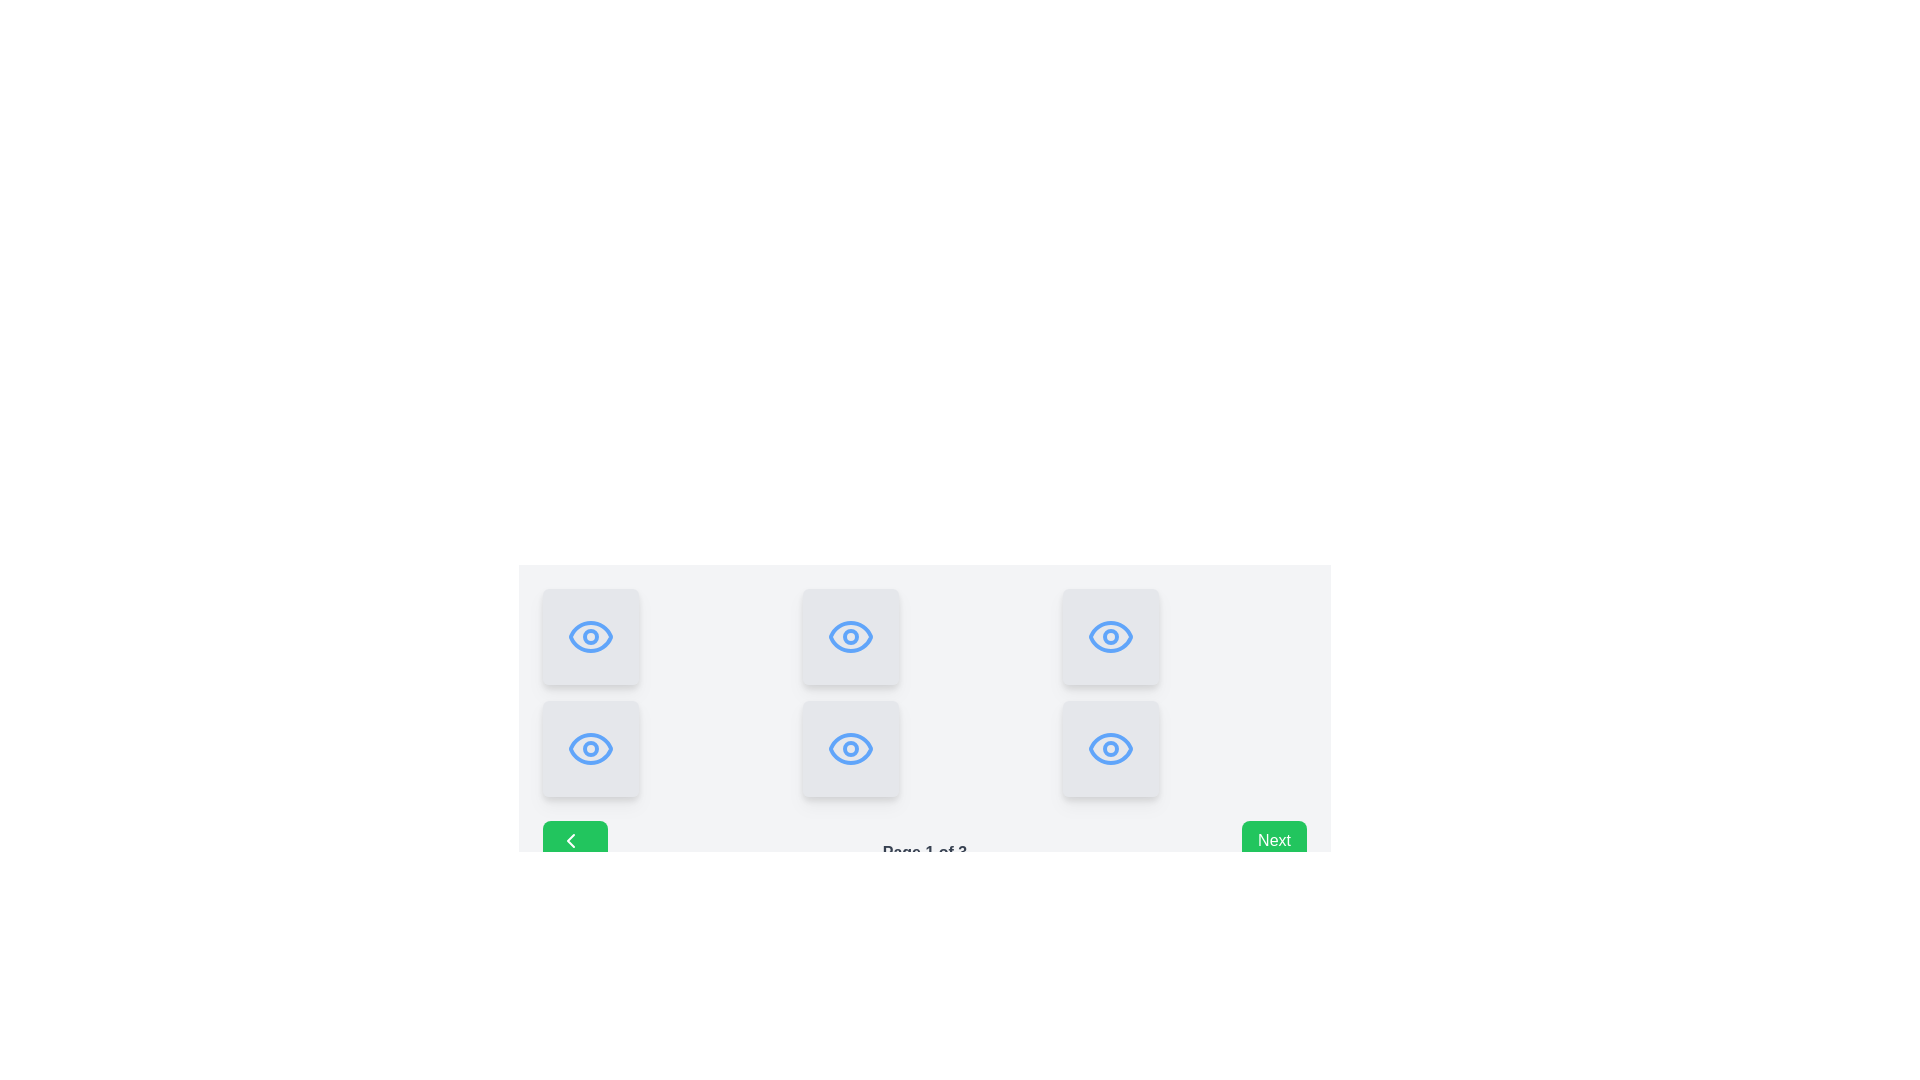  Describe the element at coordinates (1109, 748) in the screenshot. I see `the visual marker circle located in the bottom-right button of a 2x3 grid containing eye icons` at that location.